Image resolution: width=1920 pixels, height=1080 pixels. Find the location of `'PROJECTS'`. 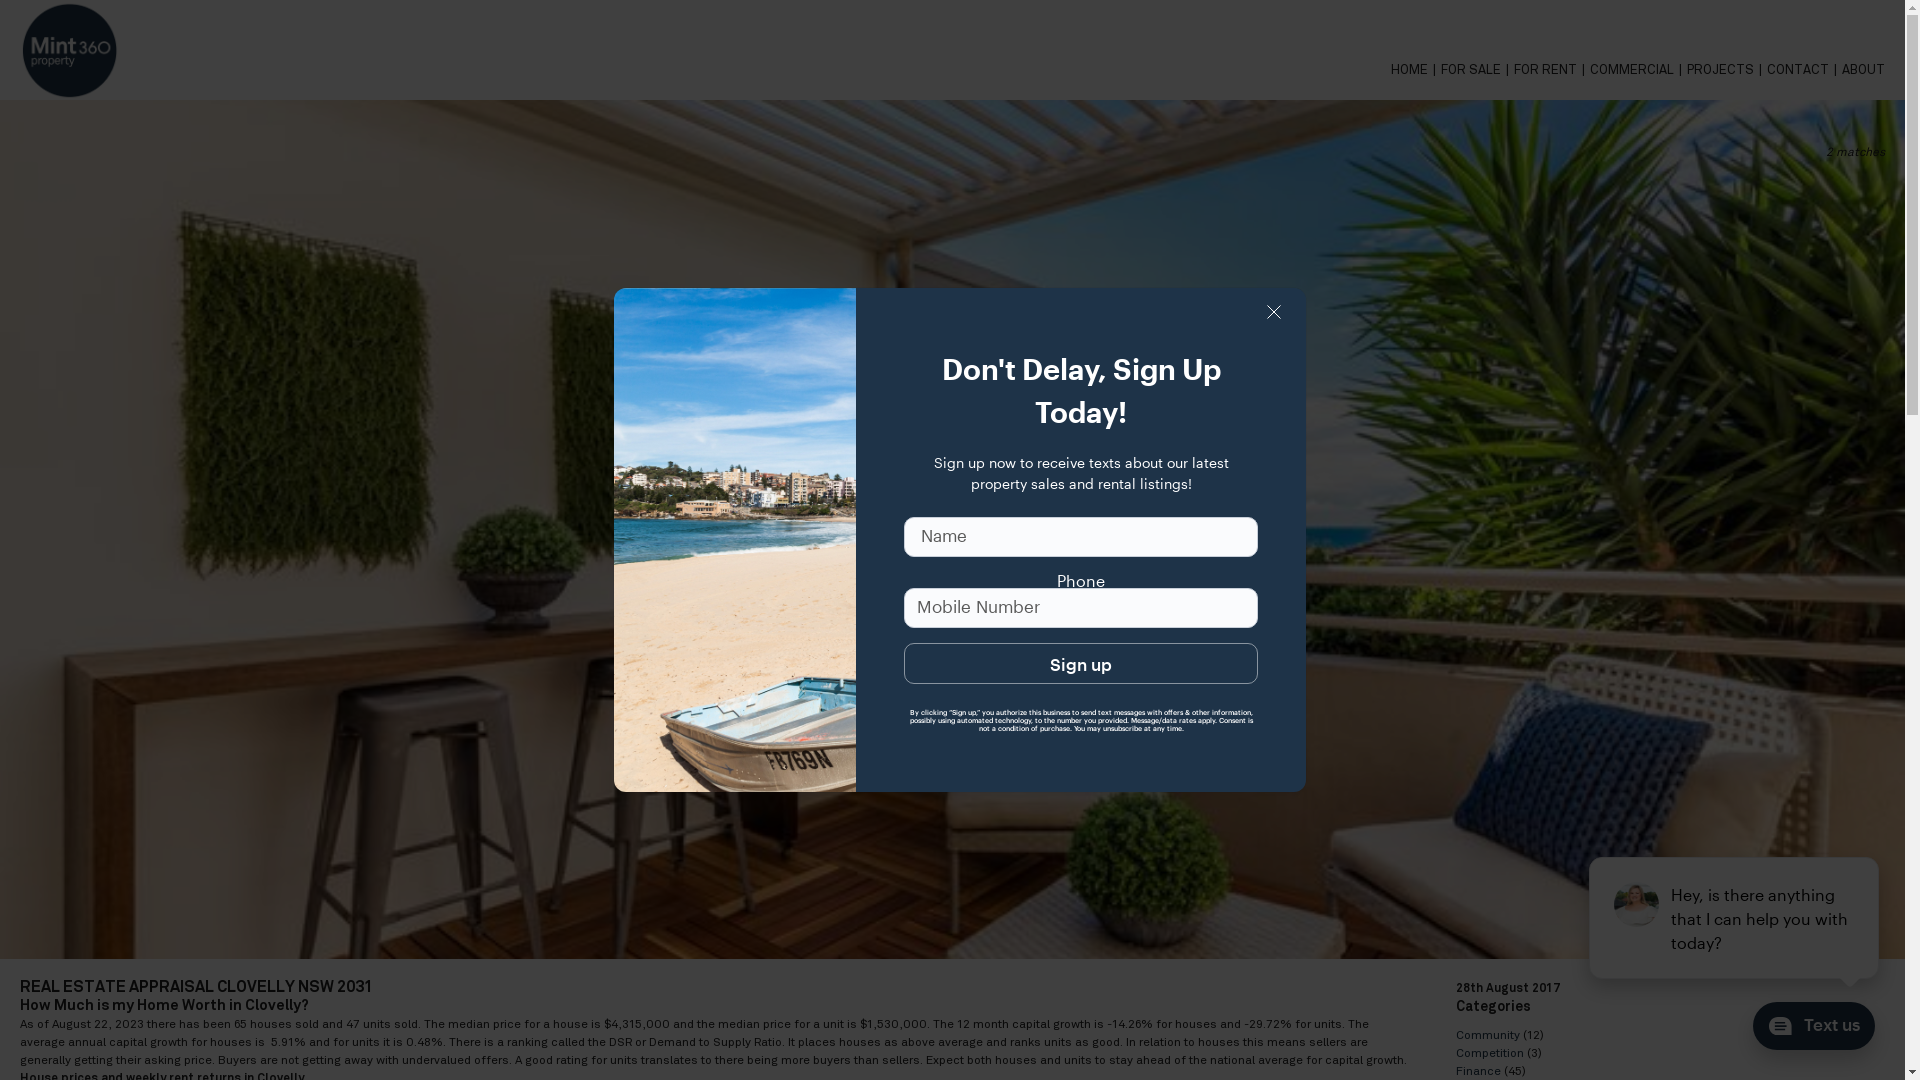

'PROJECTS' is located at coordinates (1726, 68).